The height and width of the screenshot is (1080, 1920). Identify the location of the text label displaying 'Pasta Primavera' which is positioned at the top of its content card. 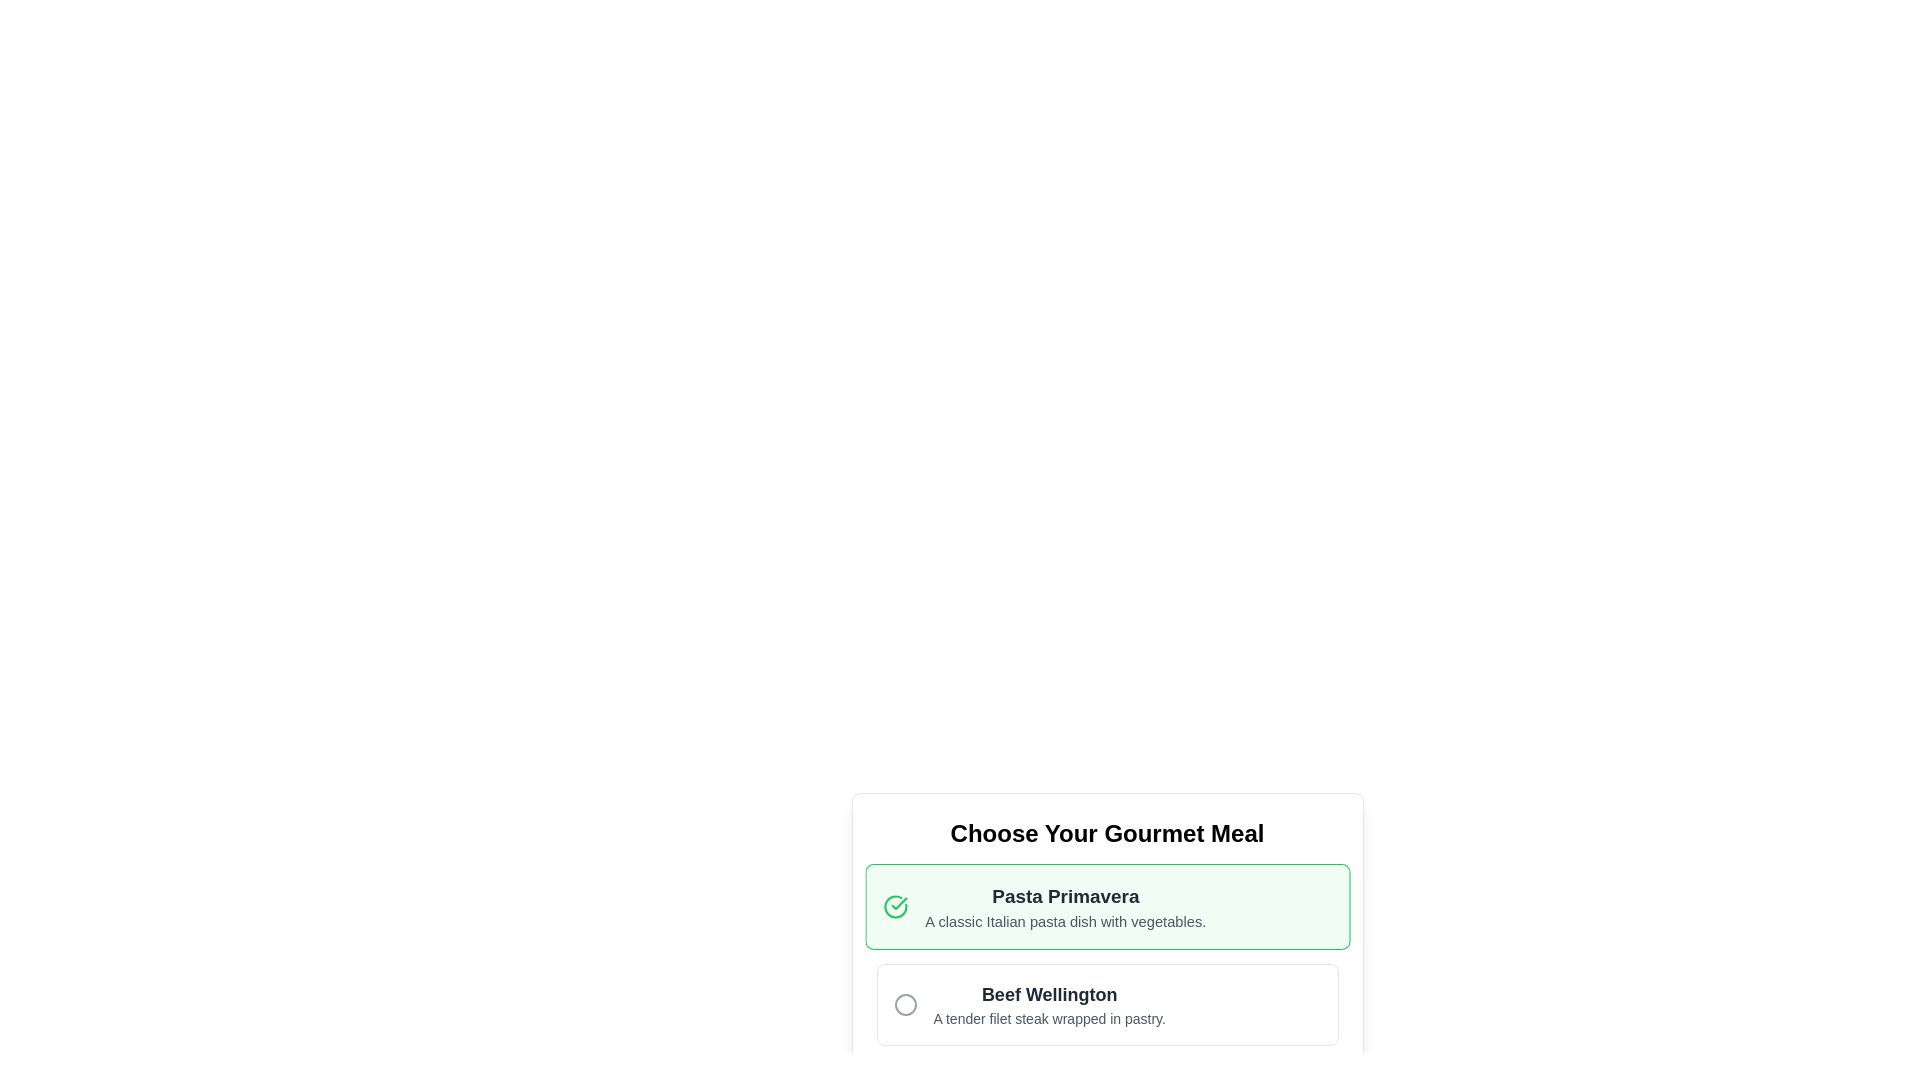
(1064, 895).